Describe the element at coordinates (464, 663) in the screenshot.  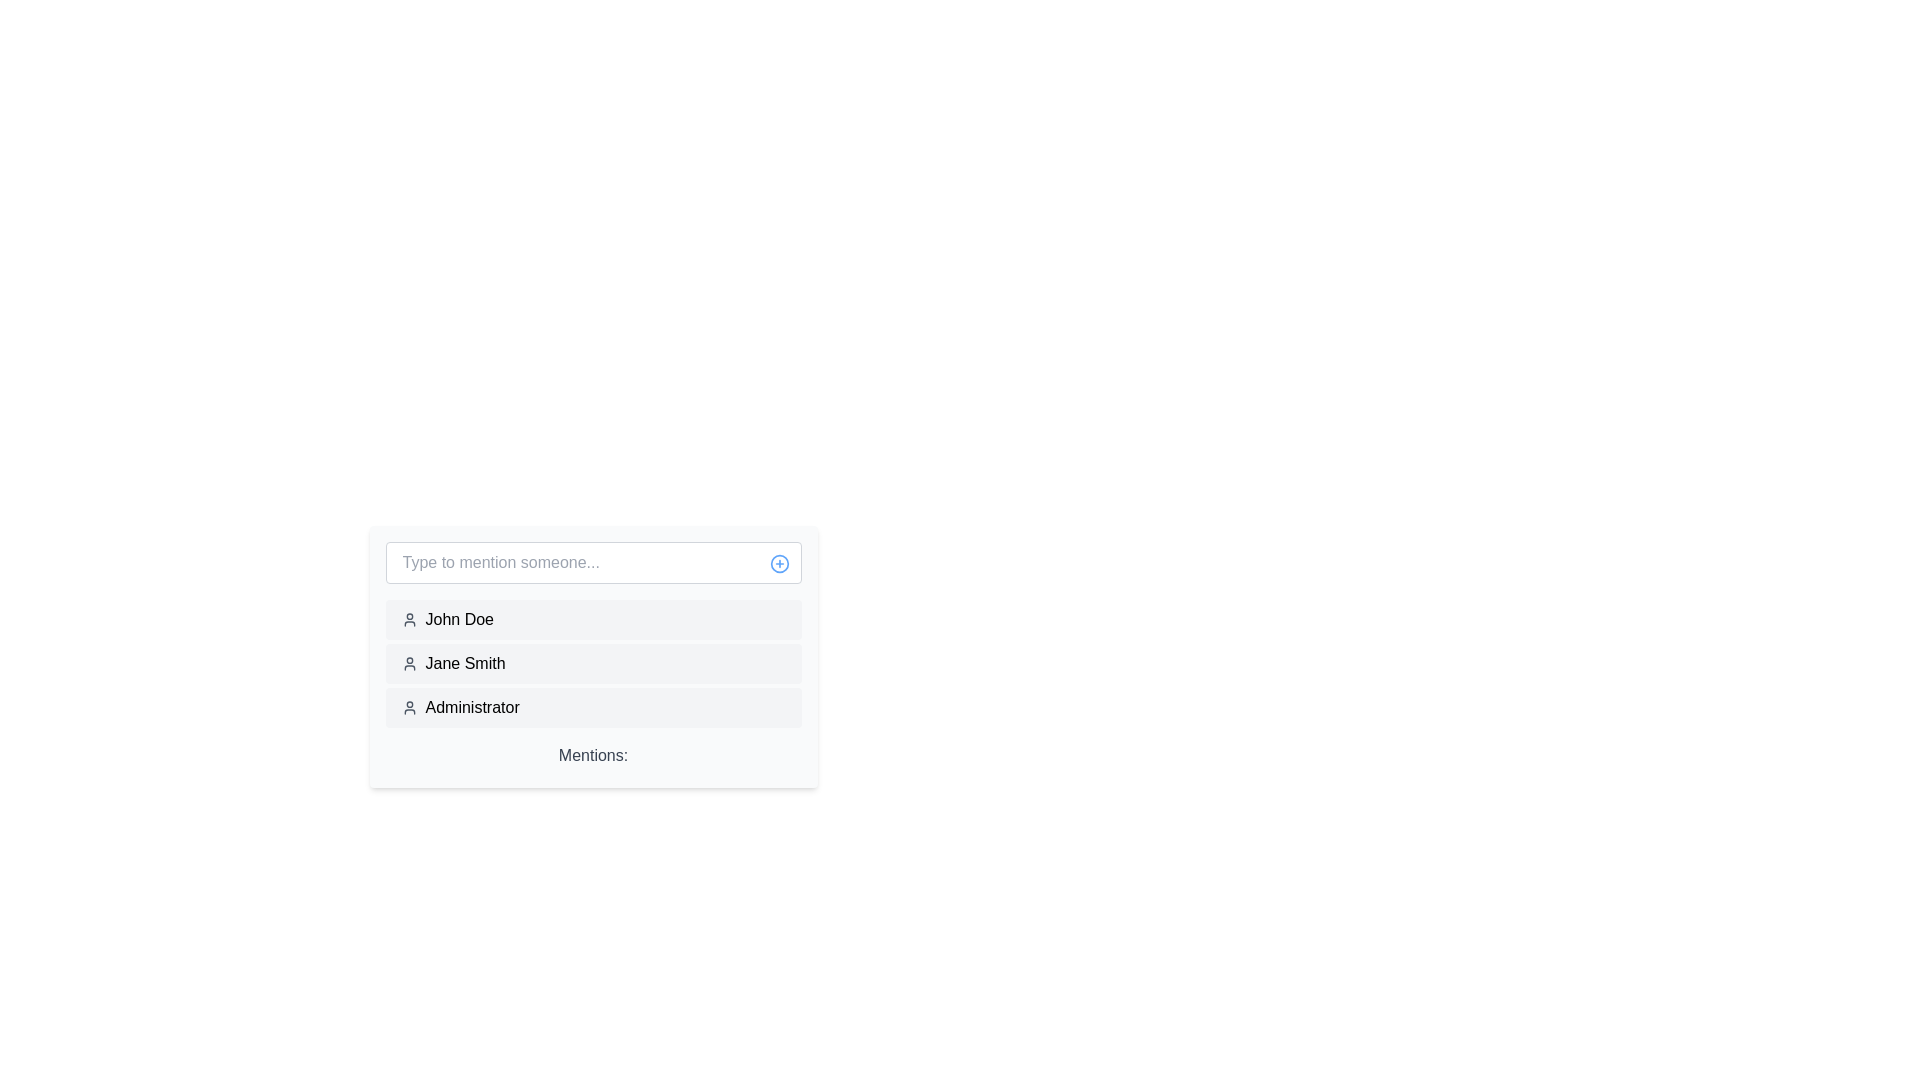
I see `the text label displaying 'Jane Smith'` at that location.